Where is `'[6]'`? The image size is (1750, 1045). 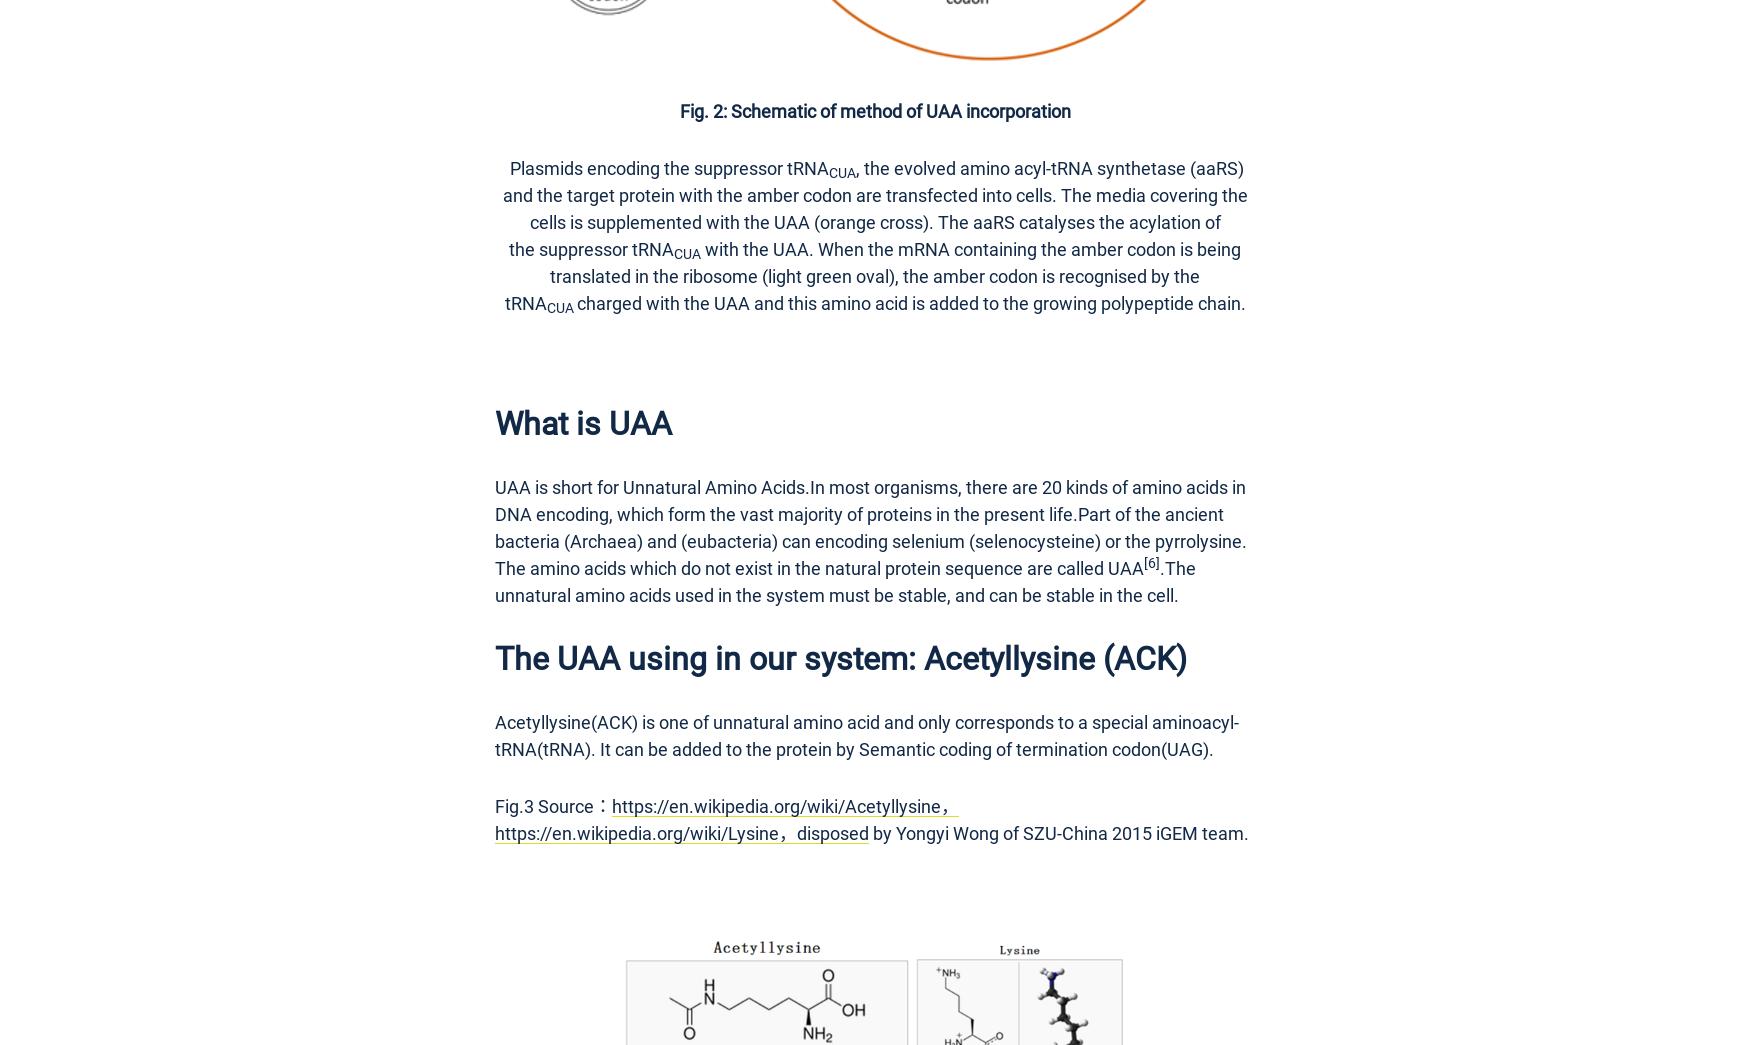
'[6]' is located at coordinates (1151, 562).